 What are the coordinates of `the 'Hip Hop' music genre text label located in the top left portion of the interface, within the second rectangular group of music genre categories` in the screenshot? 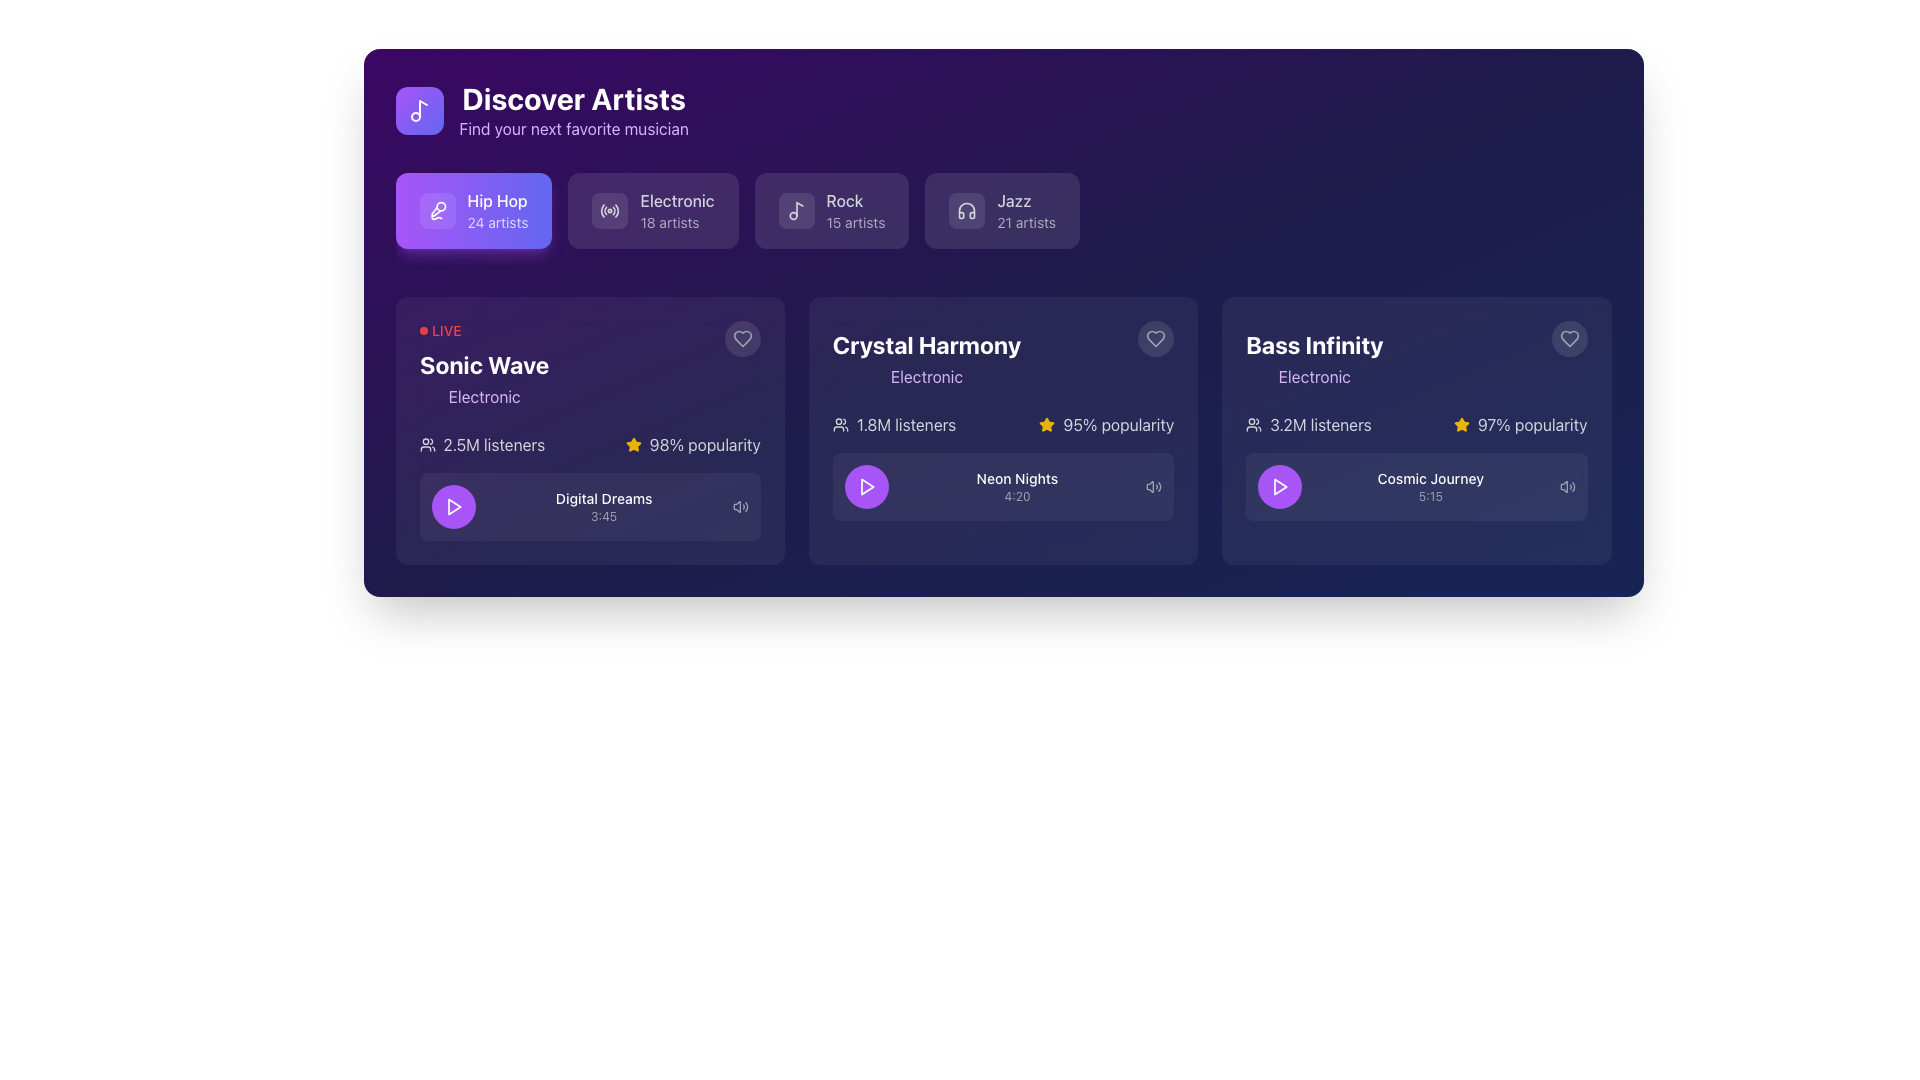 It's located at (498, 200).